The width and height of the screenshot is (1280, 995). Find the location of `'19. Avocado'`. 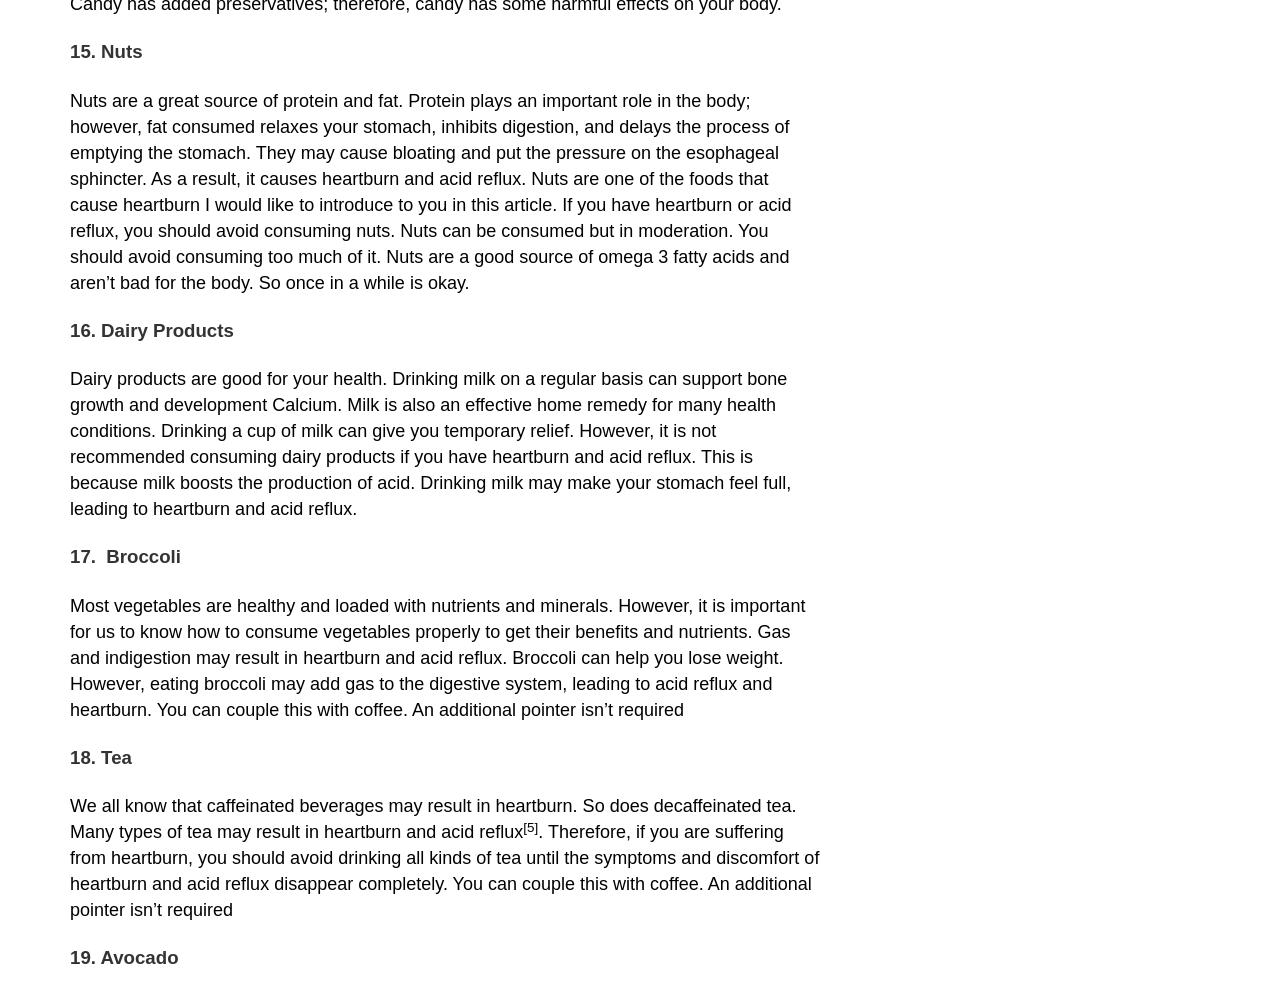

'19. Avocado' is located at coordinates (123, 957).